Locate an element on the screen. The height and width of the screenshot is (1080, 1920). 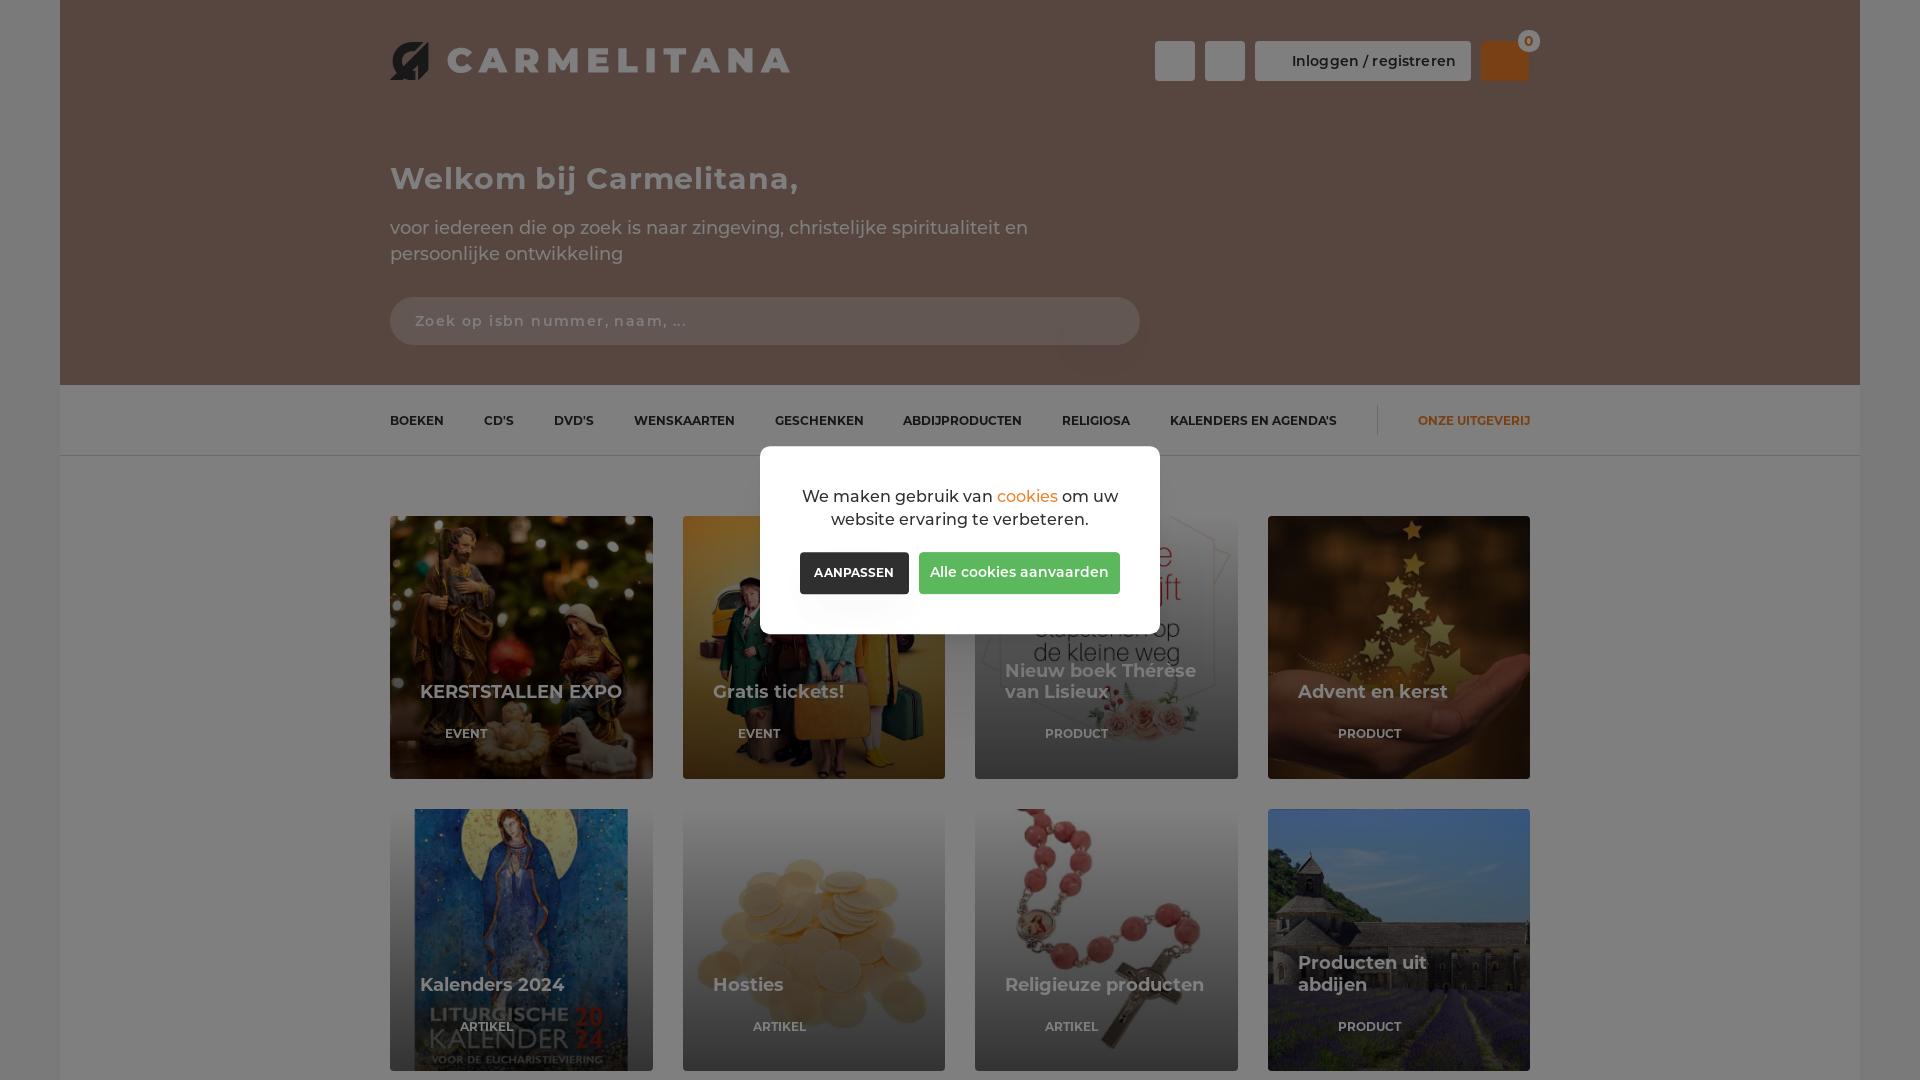
'0' is located at coordinates (1505, 60).